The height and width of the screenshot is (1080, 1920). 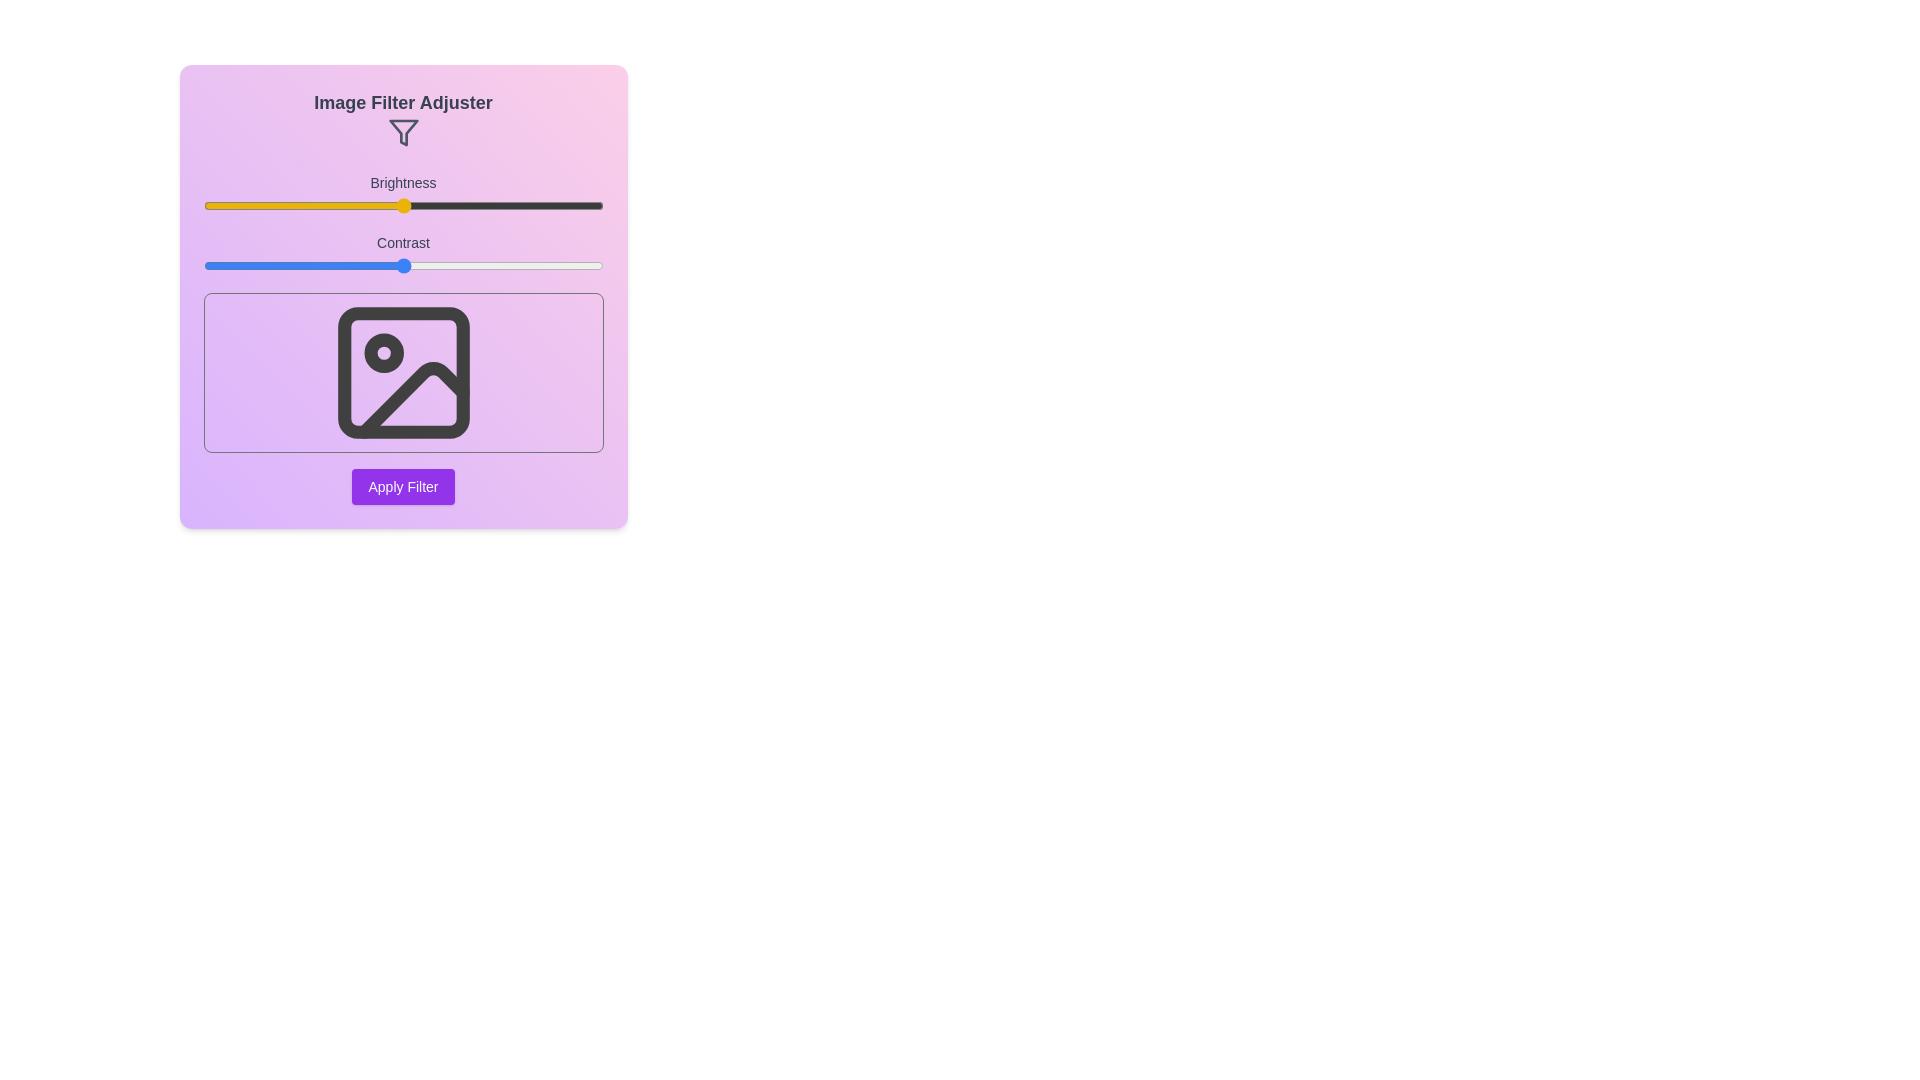 What do you see at coordinates (331, 205) in the screenshot?
I see `the brightness slider to 32%` at bounding box center [331, 205].